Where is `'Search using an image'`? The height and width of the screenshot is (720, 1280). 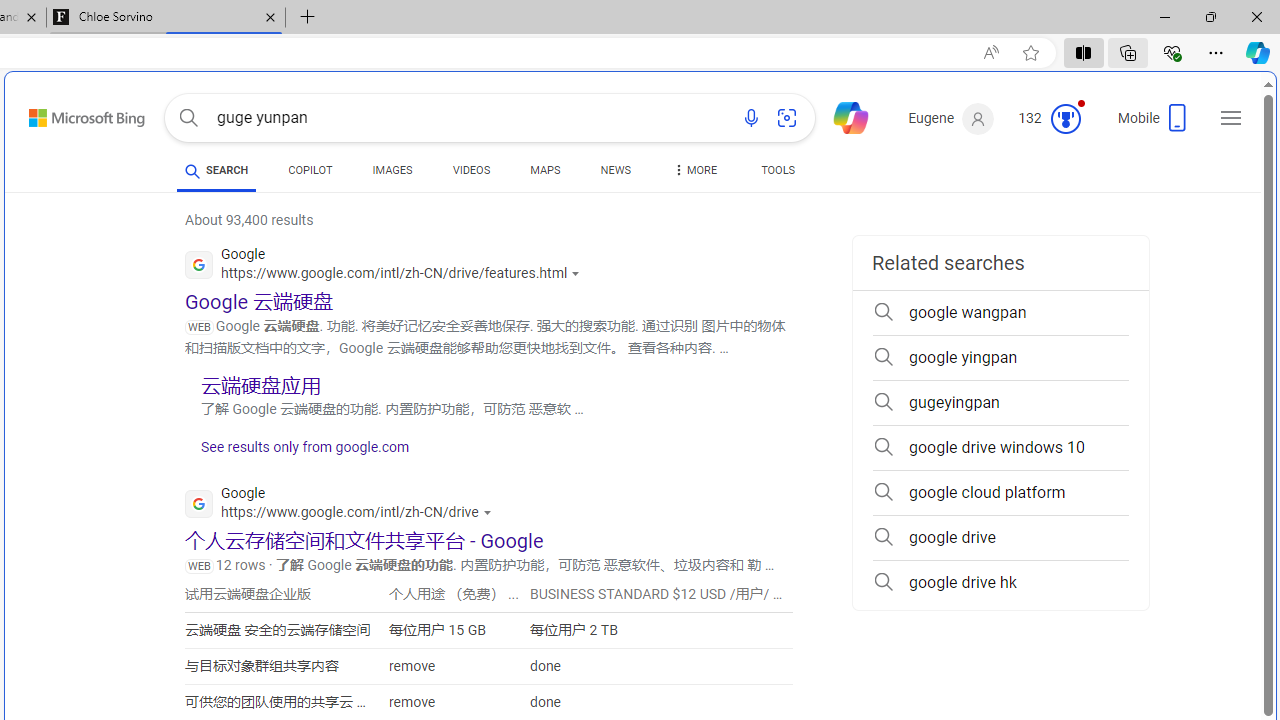
'Search using an image' is located at coordinates (786, 118).